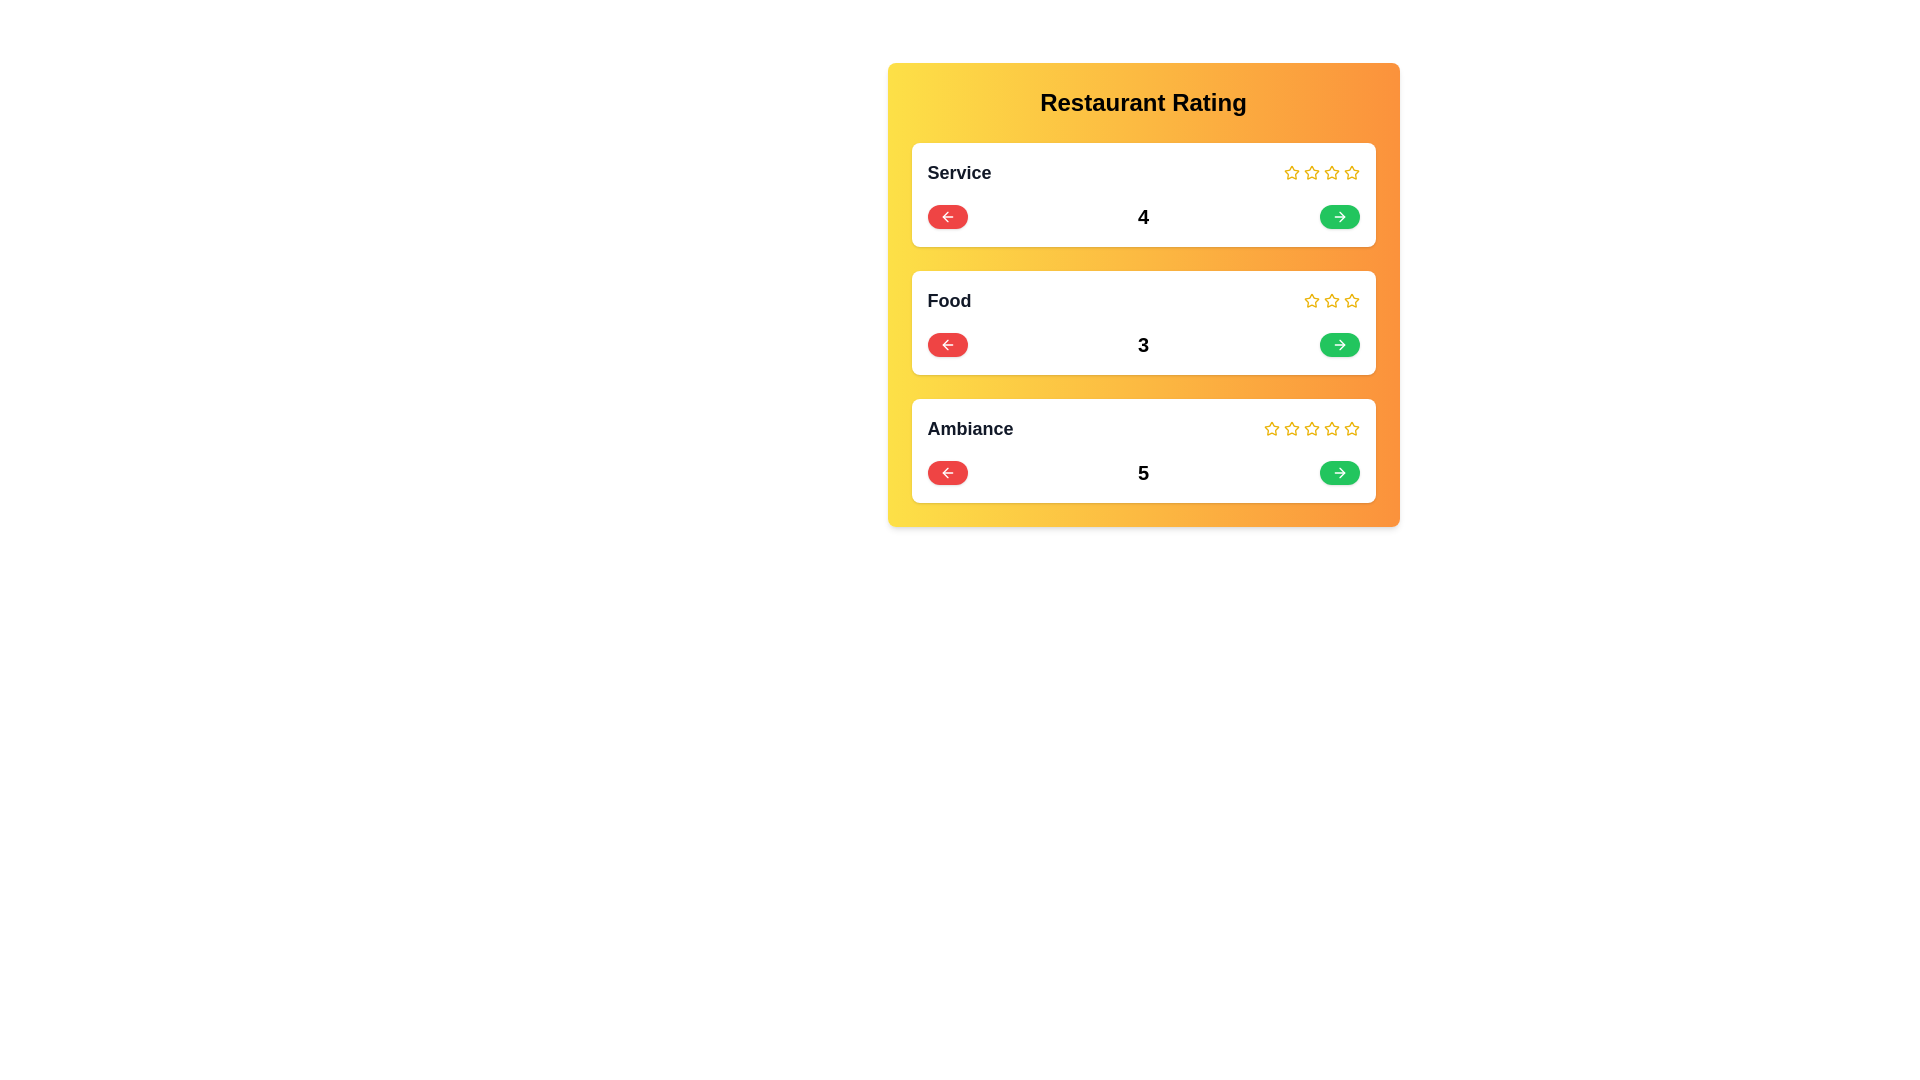 The image size is (1920, 1080). Describe the element at coordinates (1331, 300) in the screenshot. I see `the second star in the trio of stars representing the 'Food' rating to change the rating` at that location.